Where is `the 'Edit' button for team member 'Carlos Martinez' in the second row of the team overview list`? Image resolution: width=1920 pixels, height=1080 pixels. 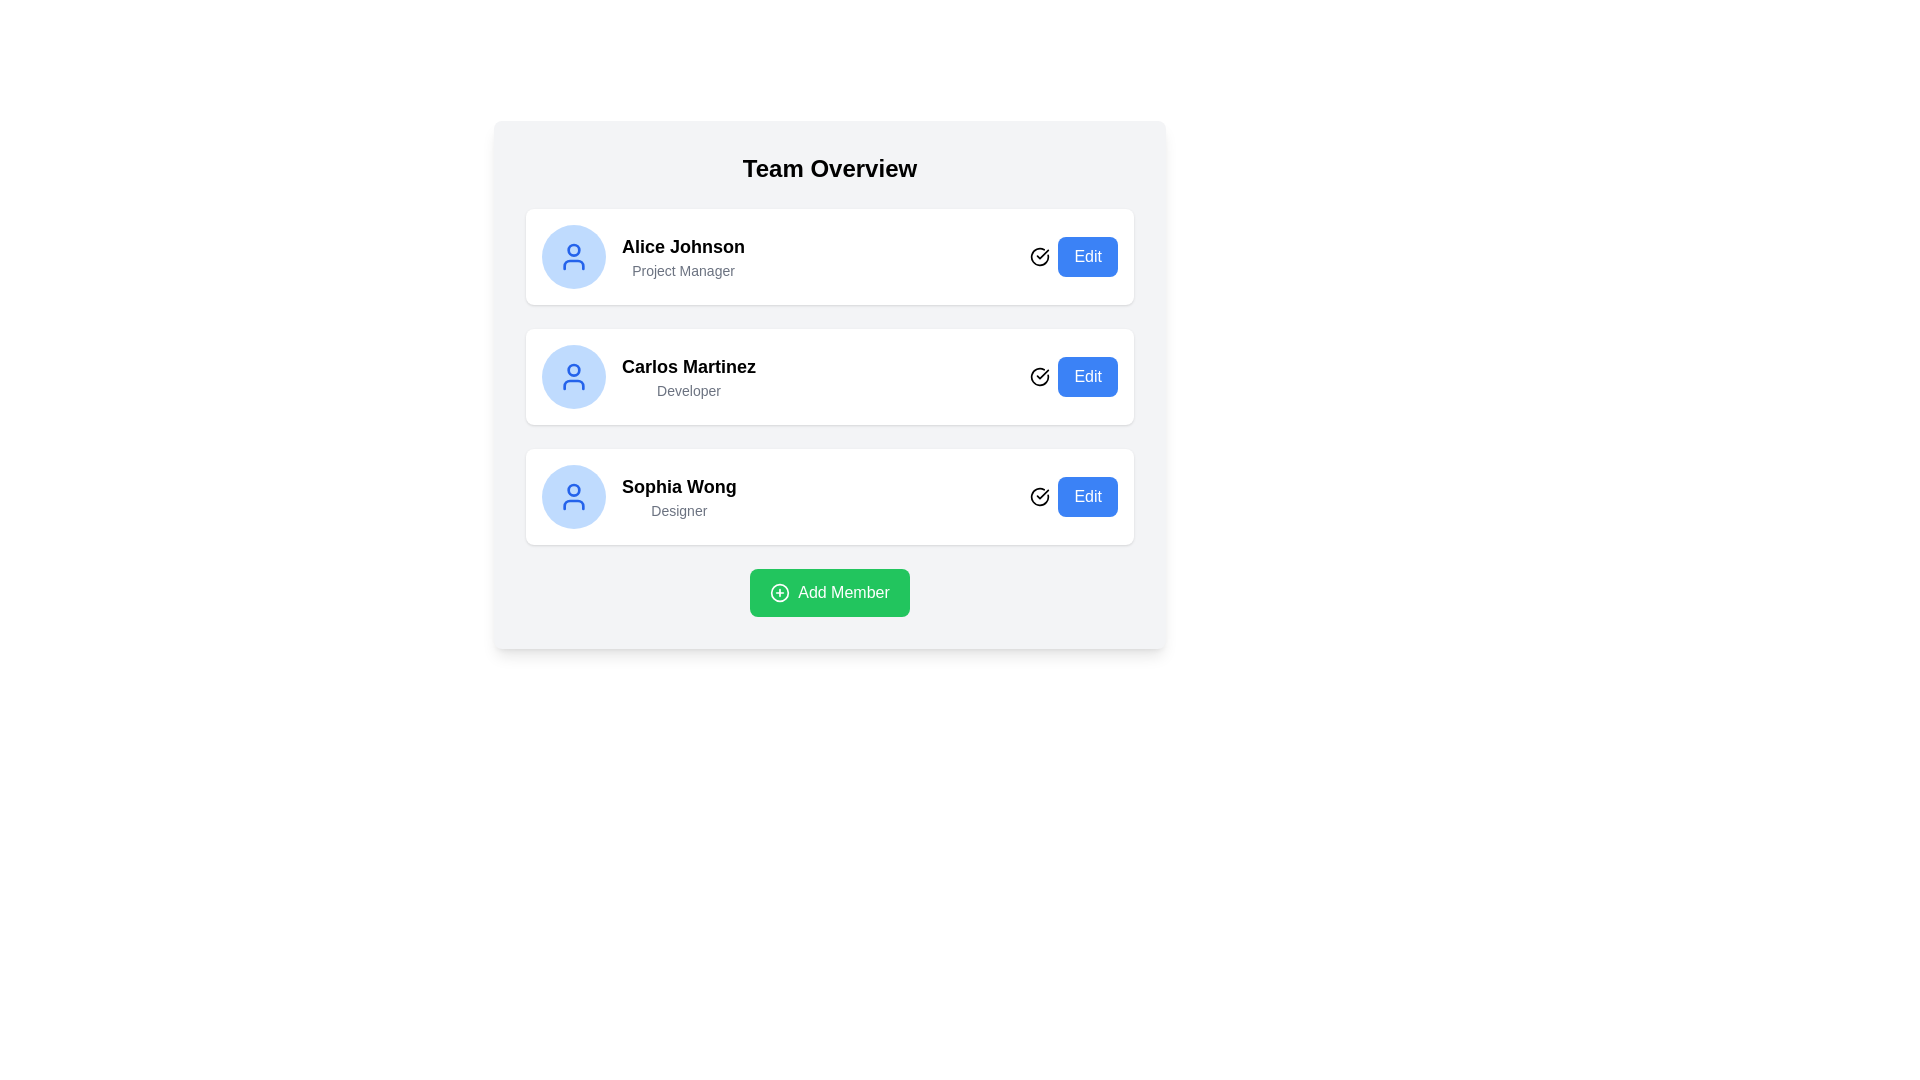
the 'Edit' button for team member 'Carlos Martinez' in the second row of the team overview list is located at coordinates (1087, 377).